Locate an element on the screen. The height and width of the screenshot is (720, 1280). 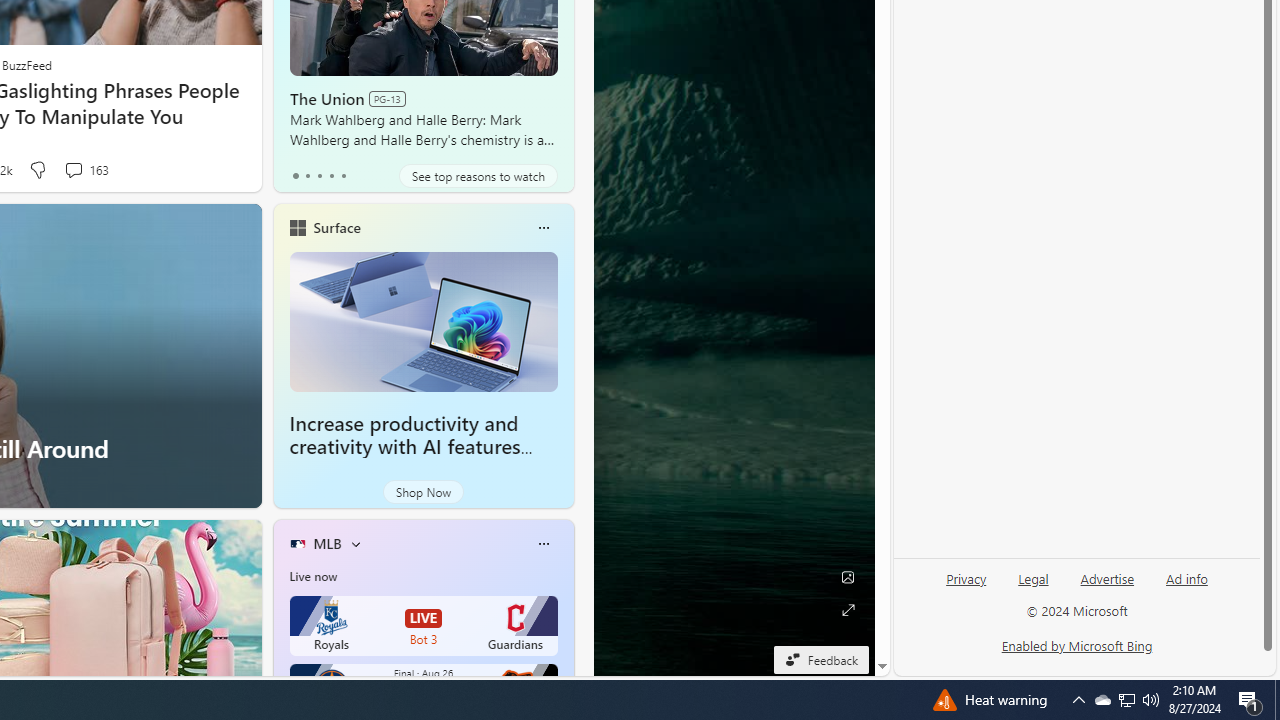
'View comments 163 Comment' is located at coordinates (73, 168).